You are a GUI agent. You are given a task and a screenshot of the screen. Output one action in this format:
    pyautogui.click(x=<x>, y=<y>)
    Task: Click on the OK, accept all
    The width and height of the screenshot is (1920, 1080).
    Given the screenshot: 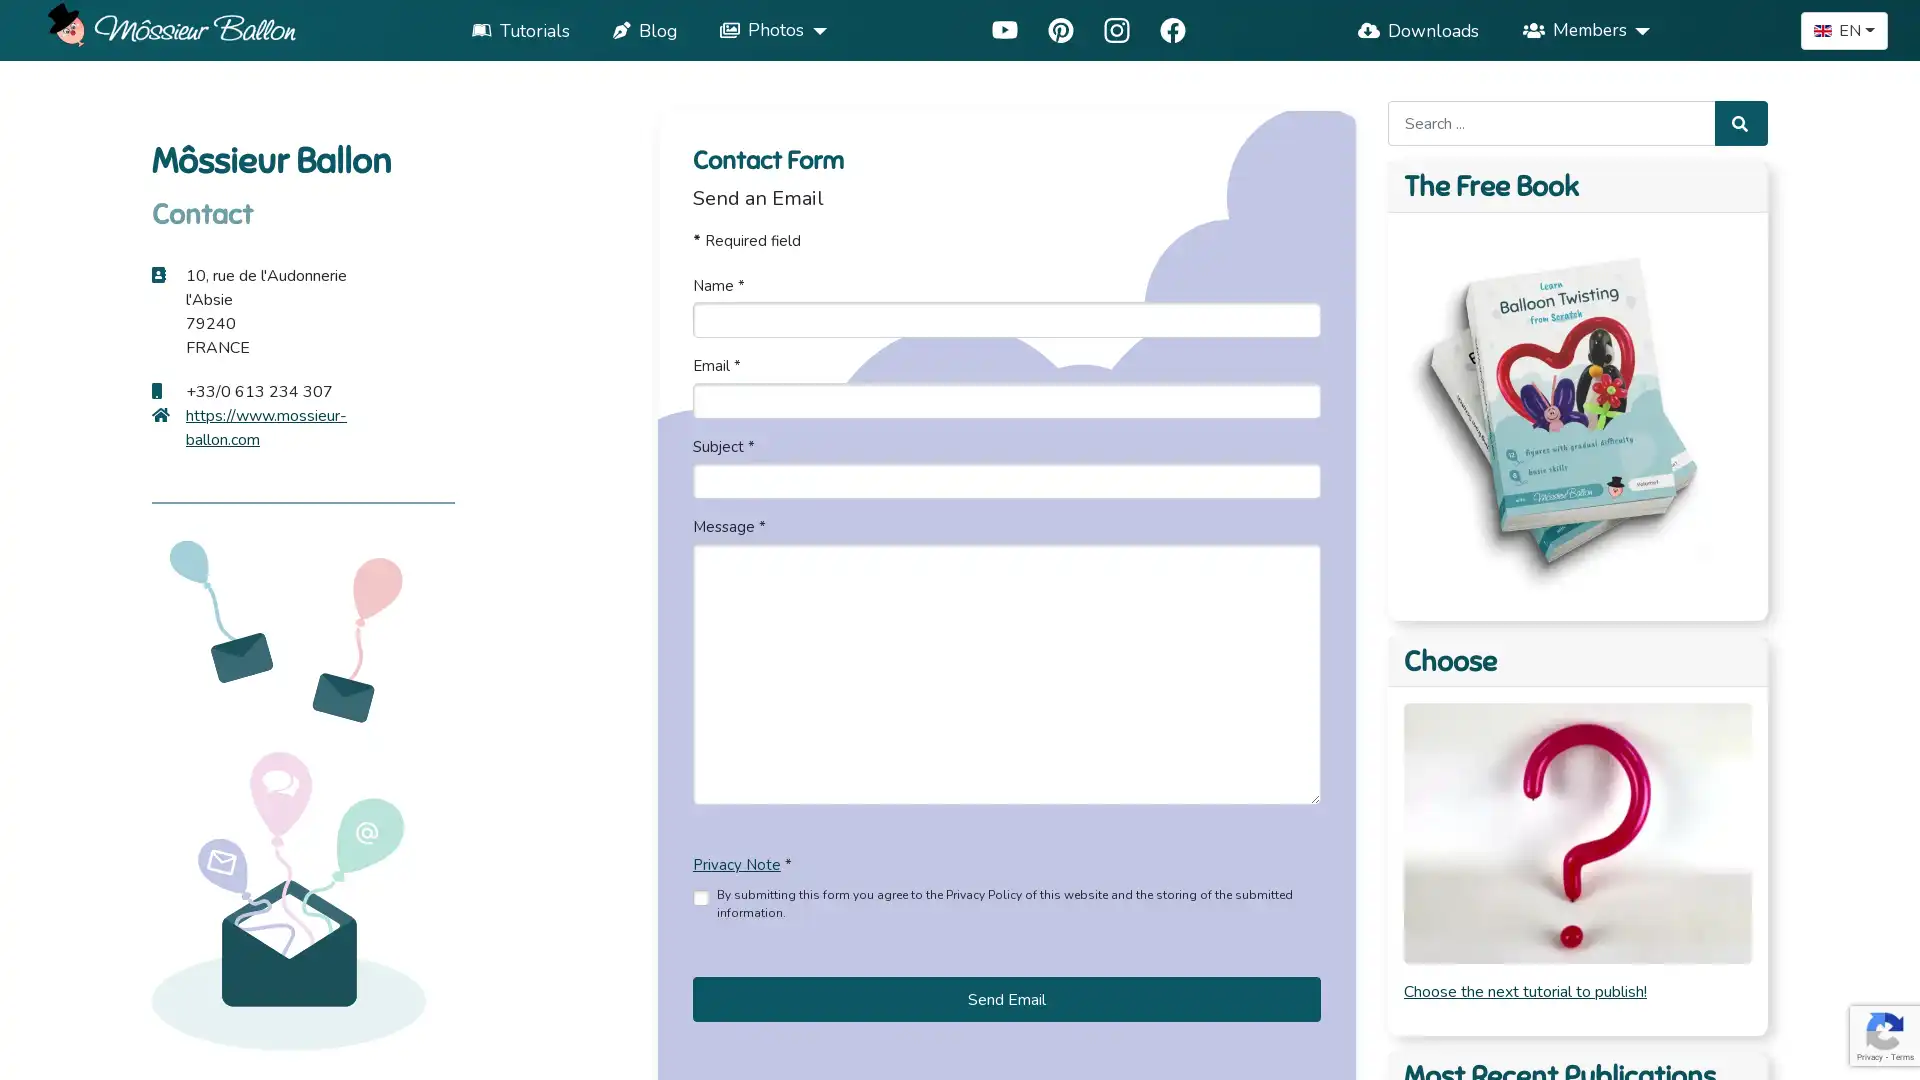 What is the action you would take?
    pyautogui.click(x=1062, y=1051)
    